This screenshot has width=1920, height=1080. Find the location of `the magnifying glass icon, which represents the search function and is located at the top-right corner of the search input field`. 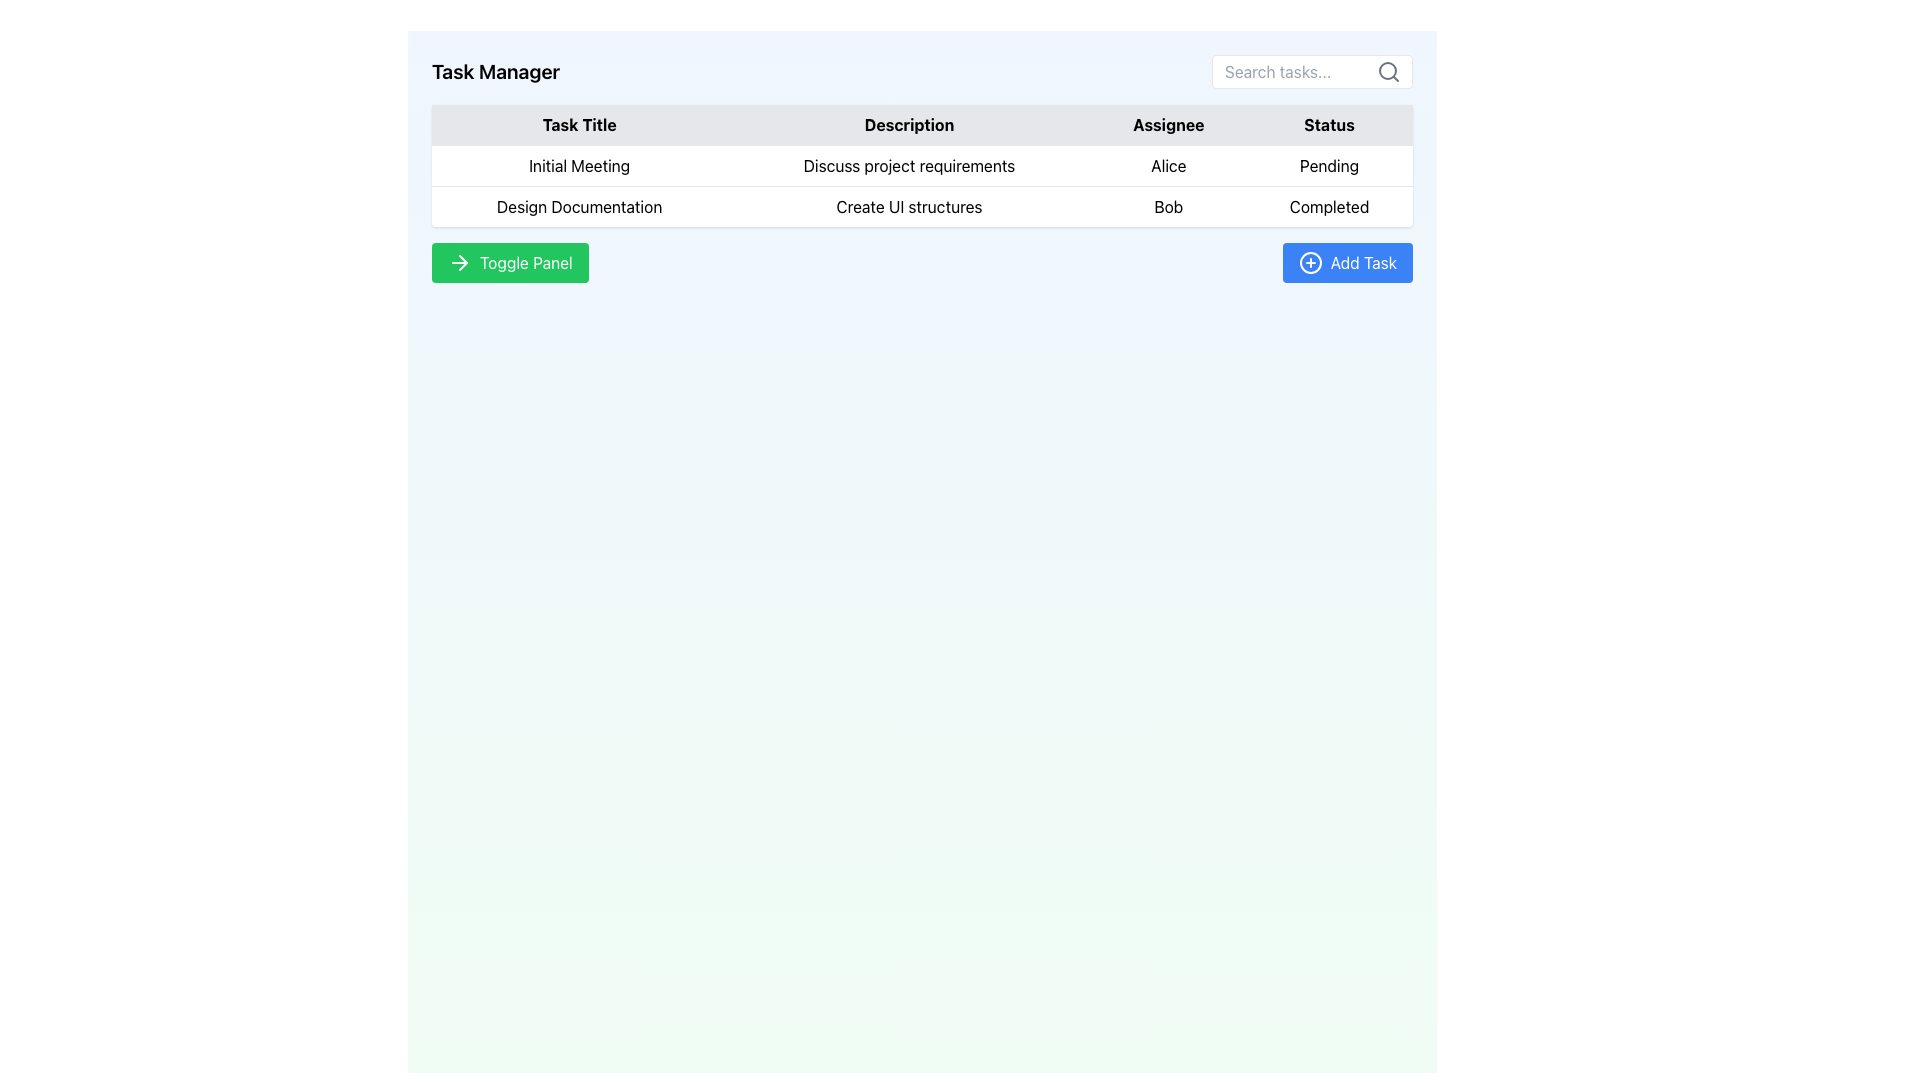

the magnifying glass icon, which represents the search function and is located at the top-right corner of the search input field is located at coordinates (1387, 71).